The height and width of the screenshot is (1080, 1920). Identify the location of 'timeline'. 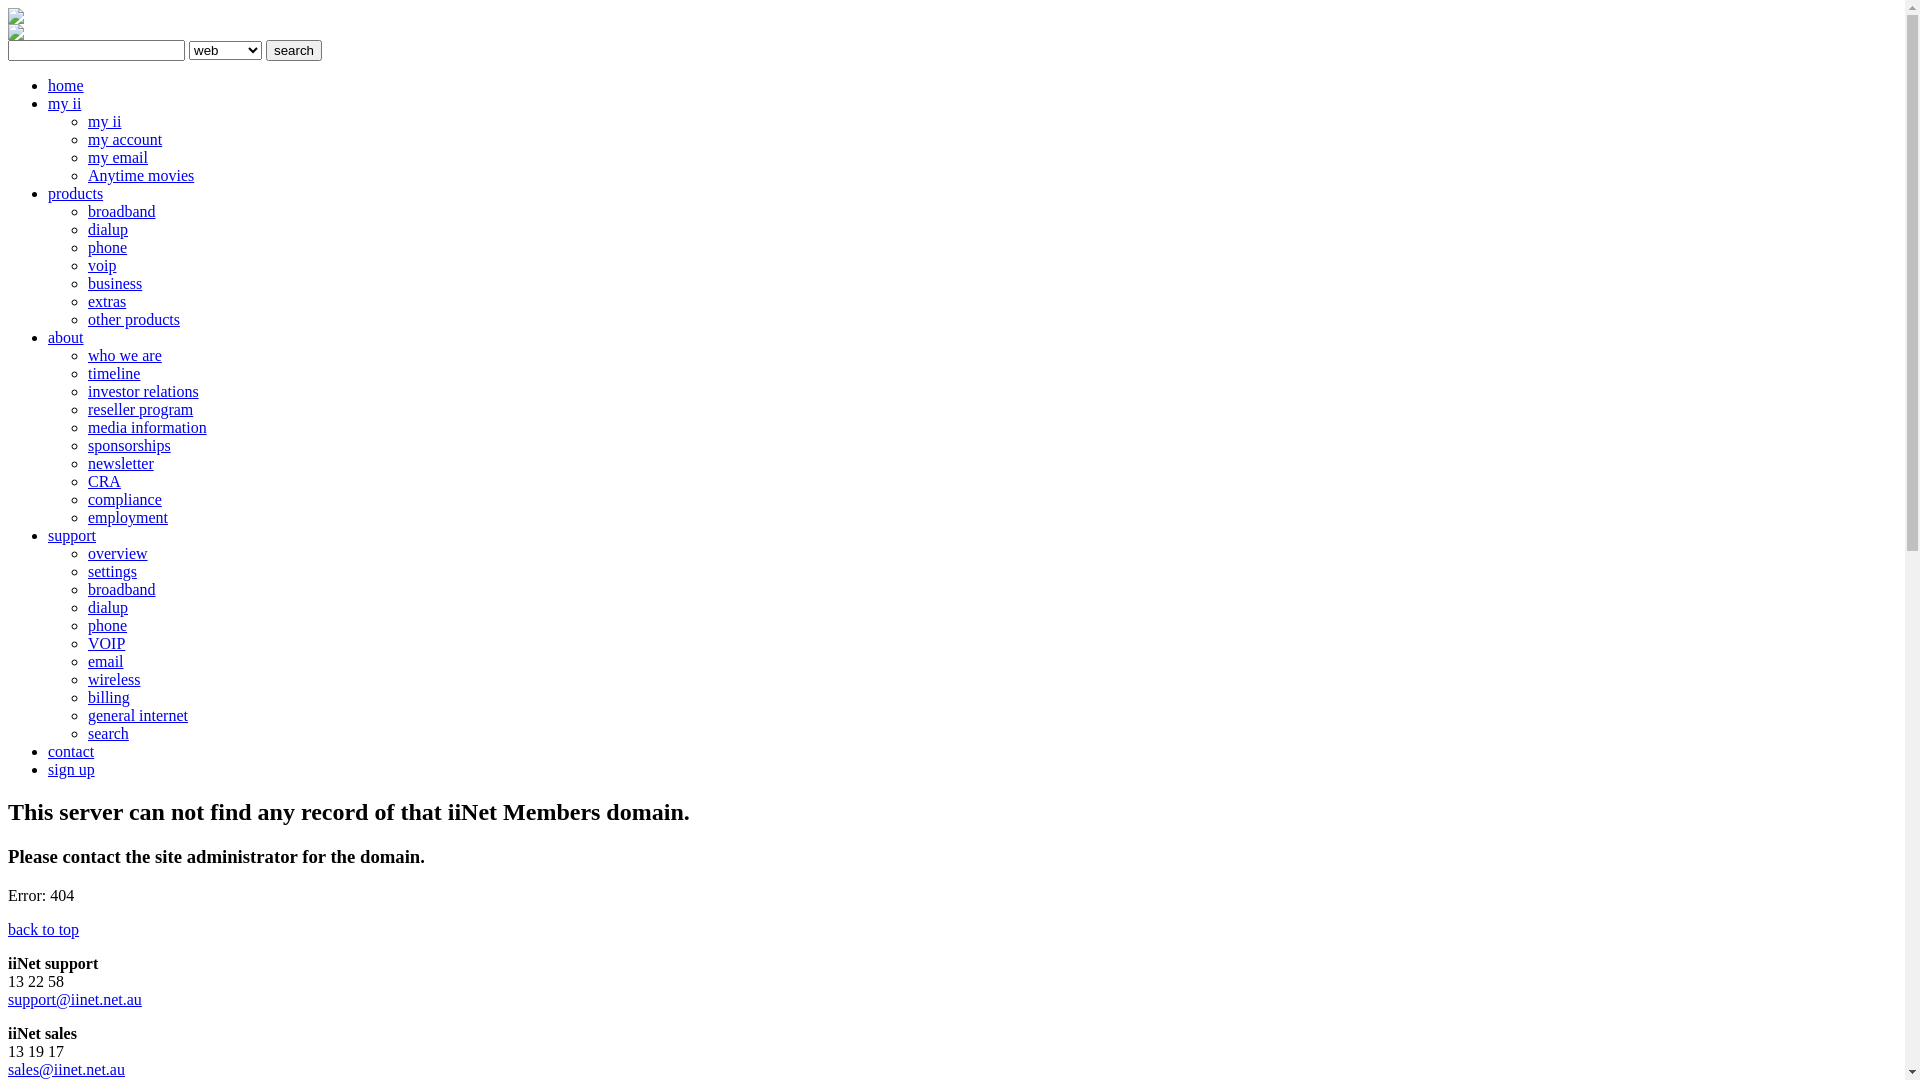
(113, 373).